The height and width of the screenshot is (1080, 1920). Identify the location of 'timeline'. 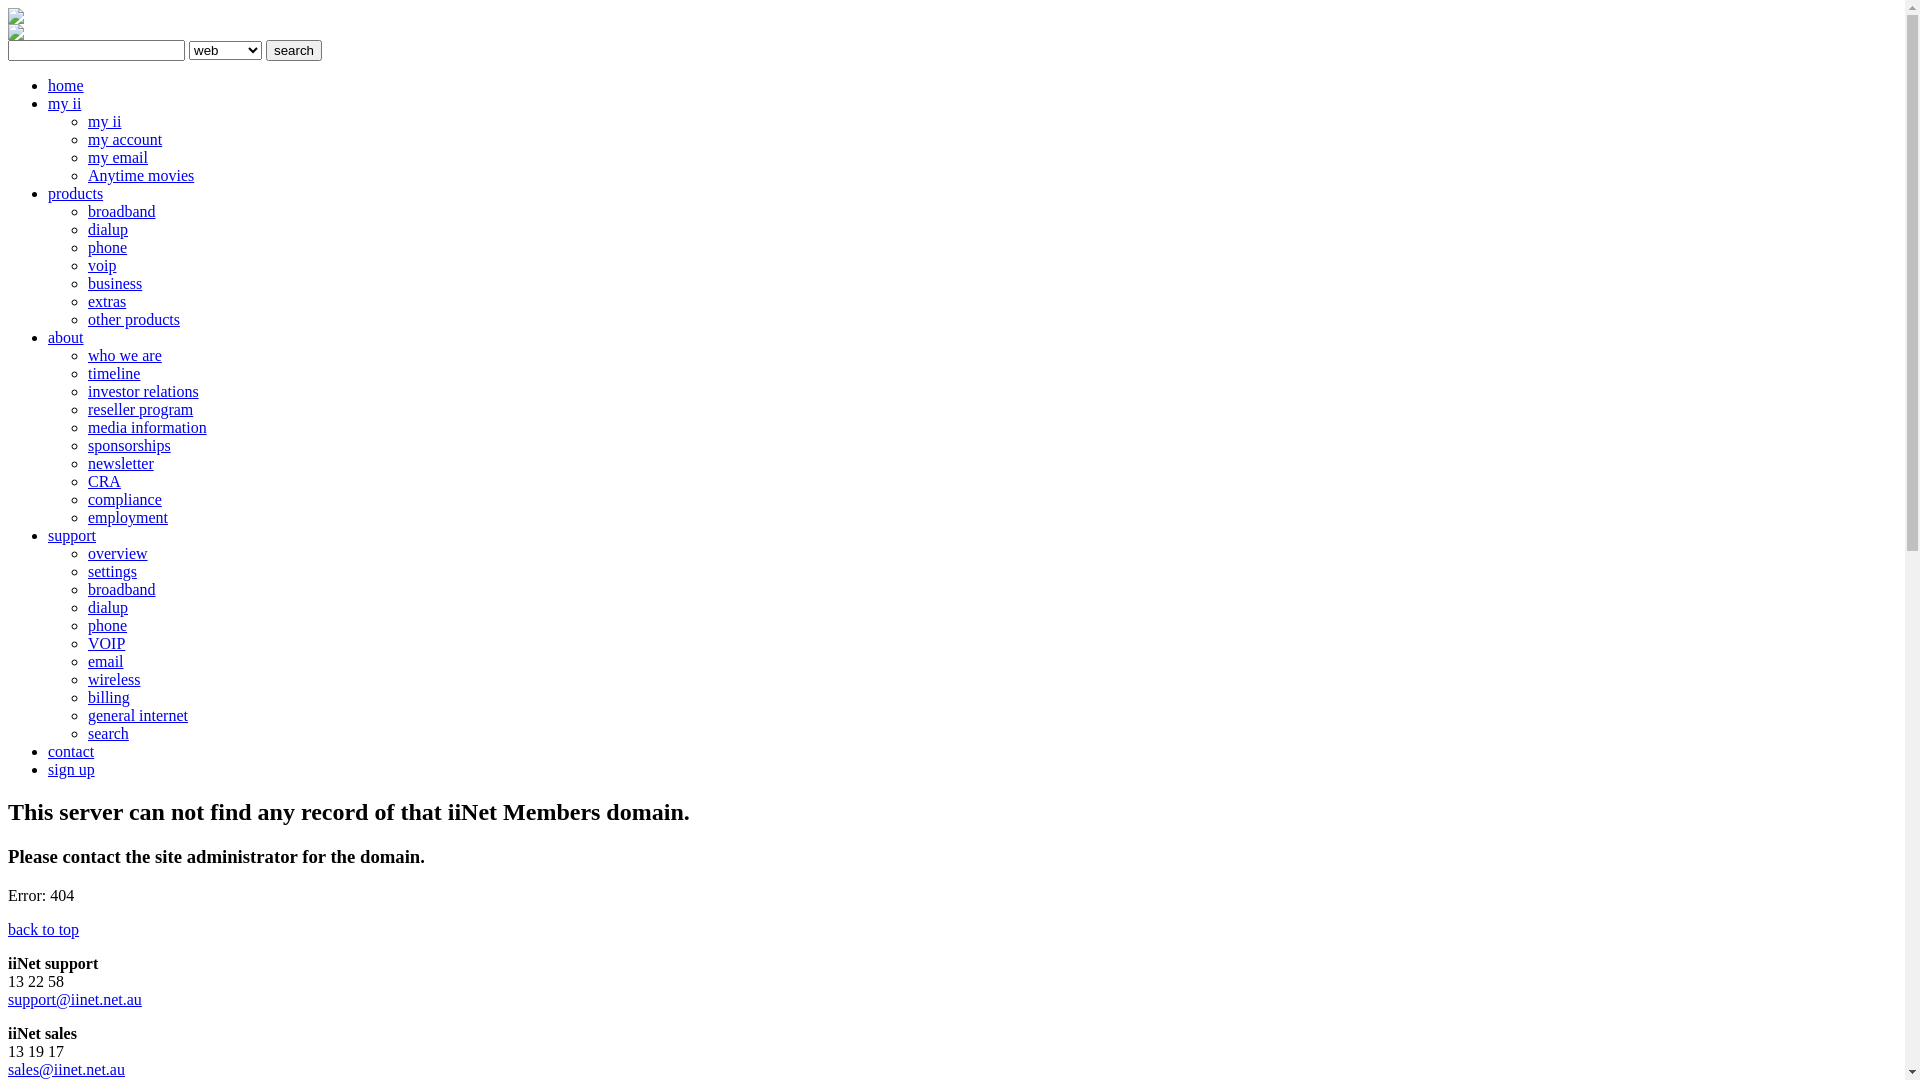
(113, 373).